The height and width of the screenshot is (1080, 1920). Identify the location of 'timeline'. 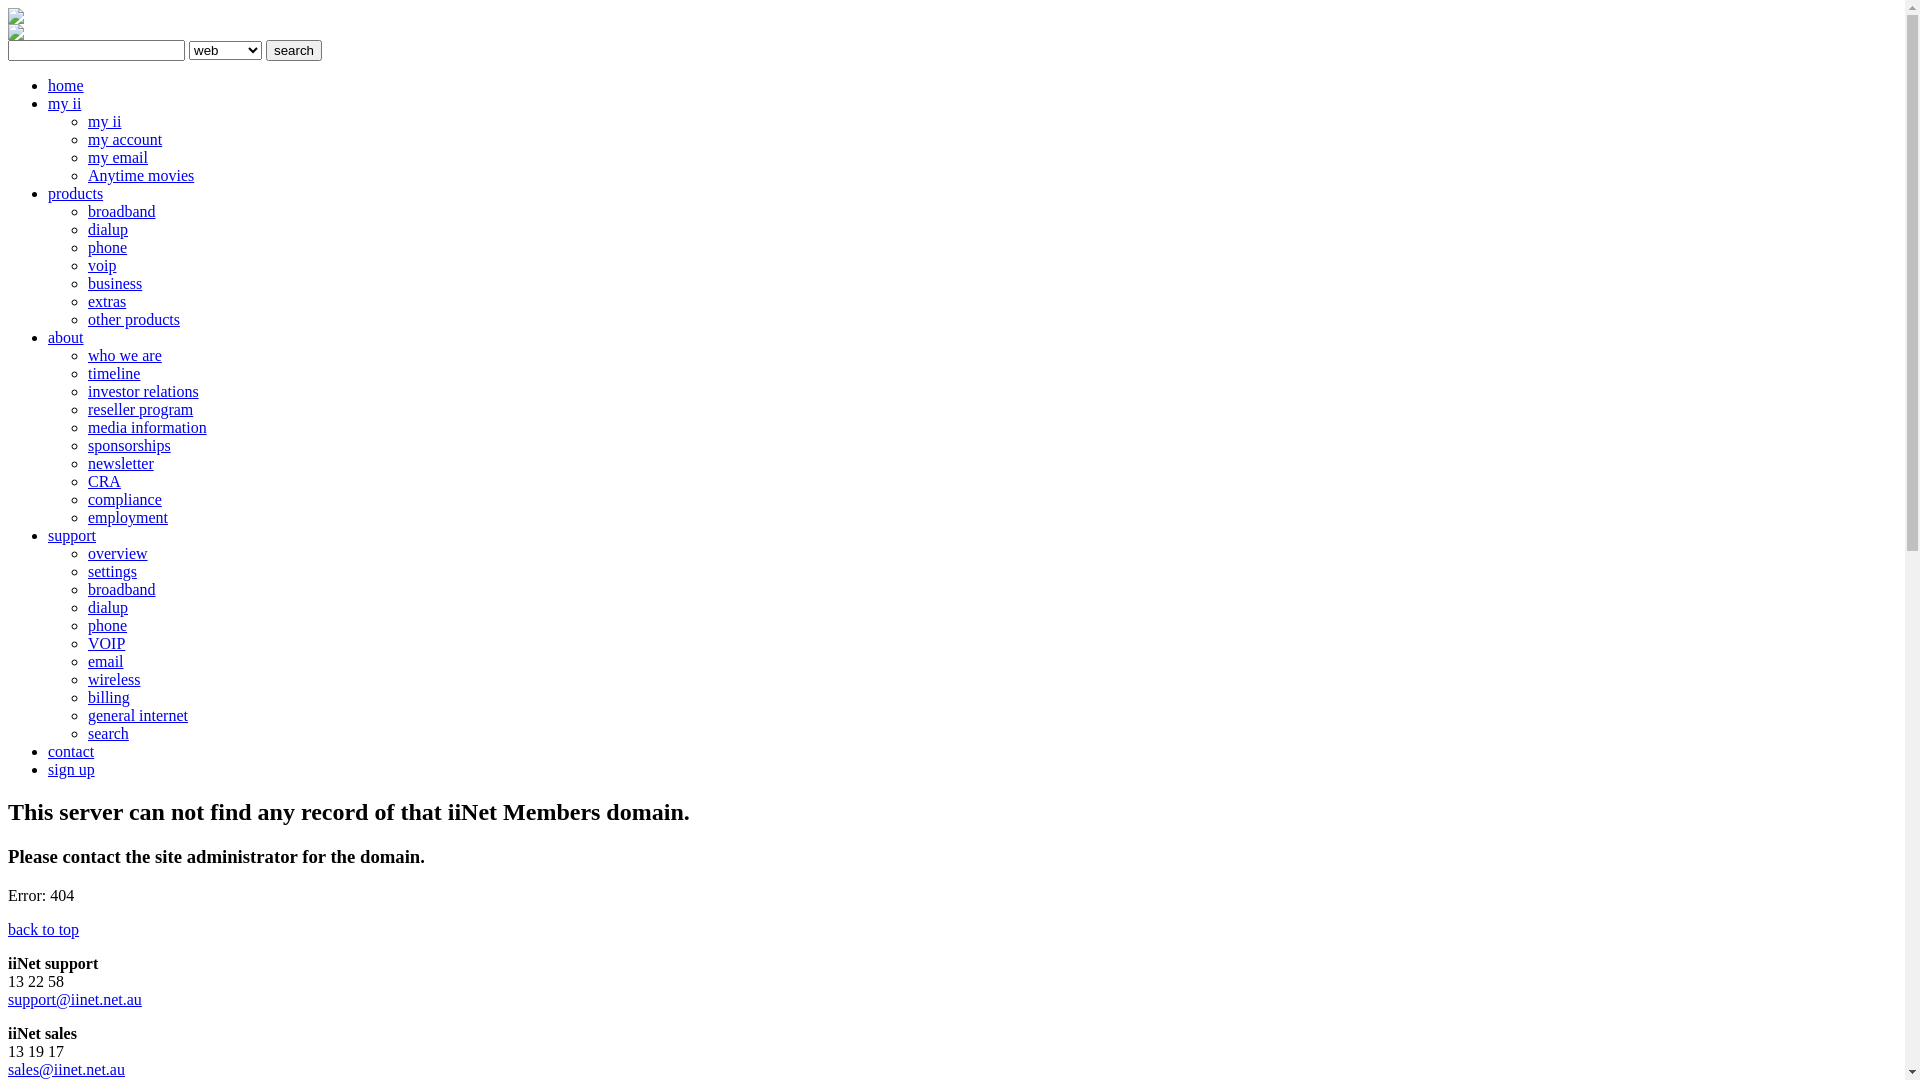
(113, 373).